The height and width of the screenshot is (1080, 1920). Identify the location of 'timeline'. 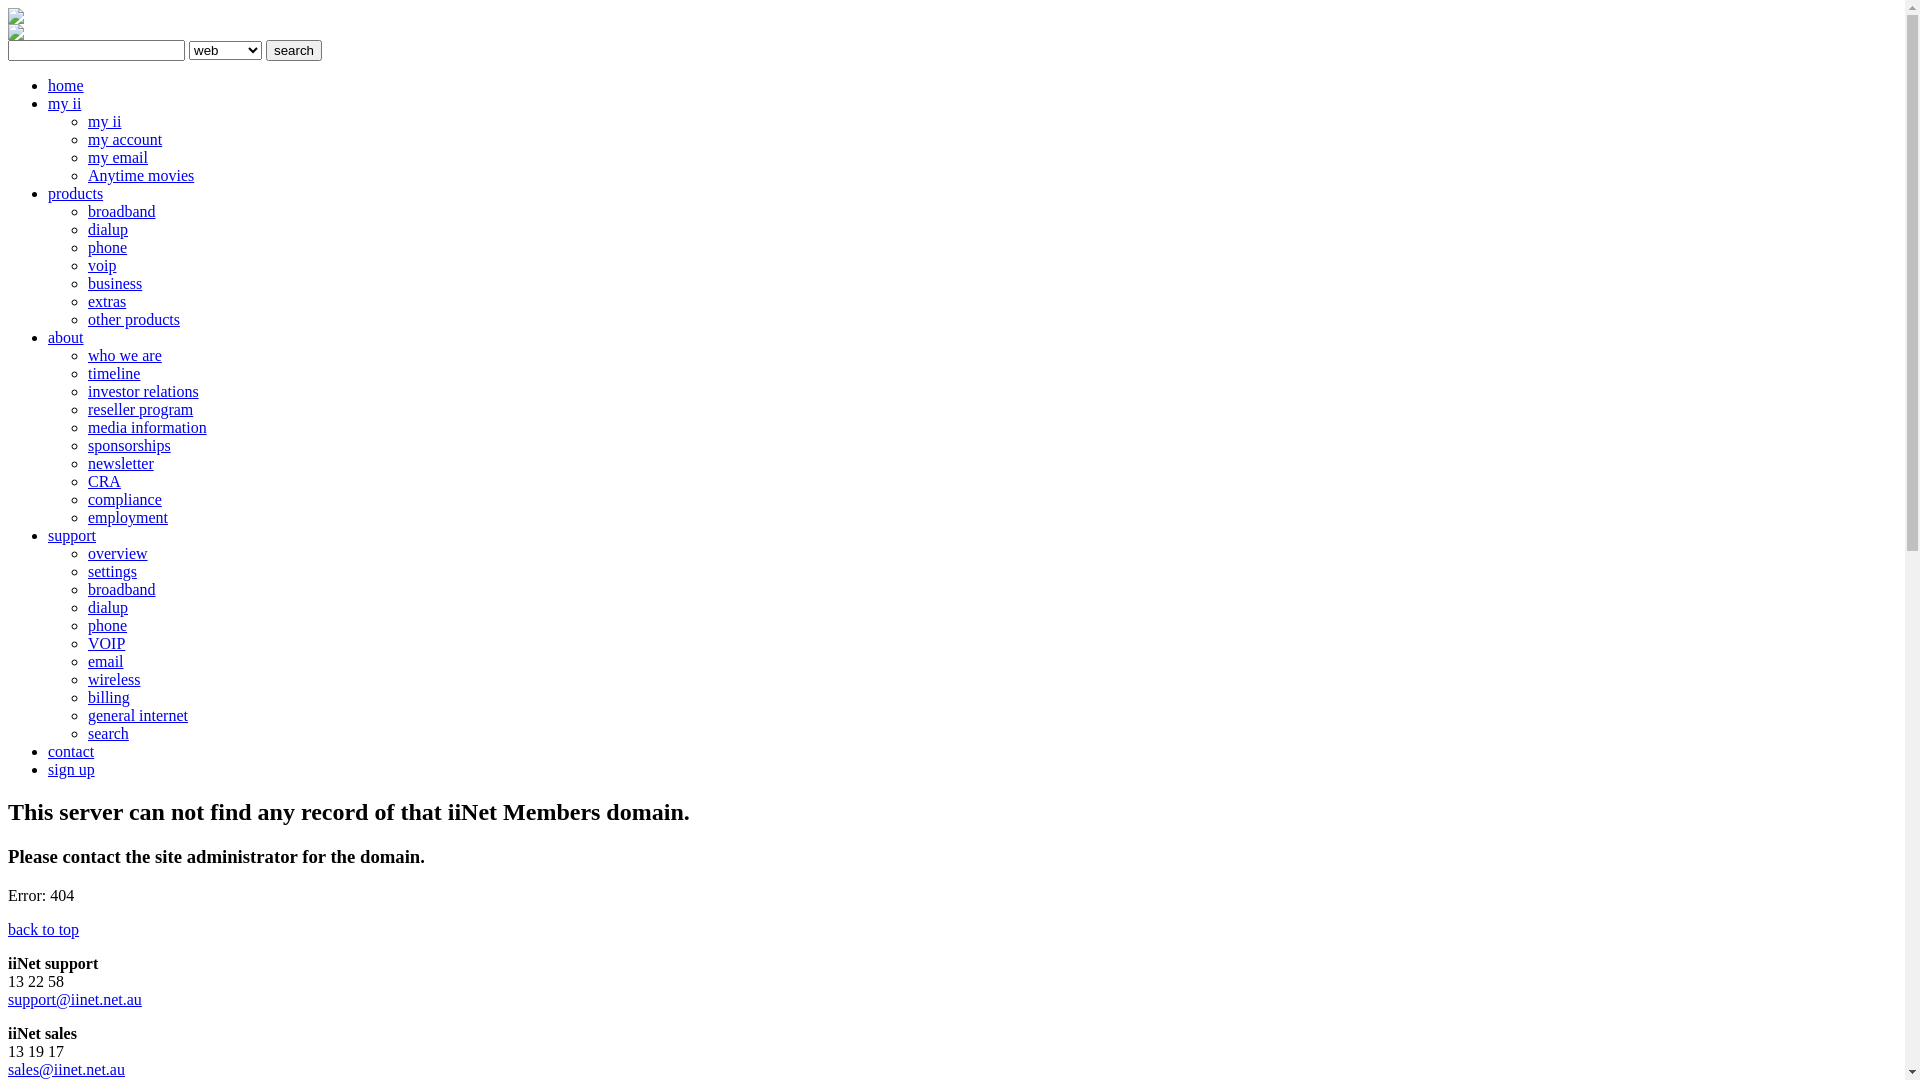
(113, 373).